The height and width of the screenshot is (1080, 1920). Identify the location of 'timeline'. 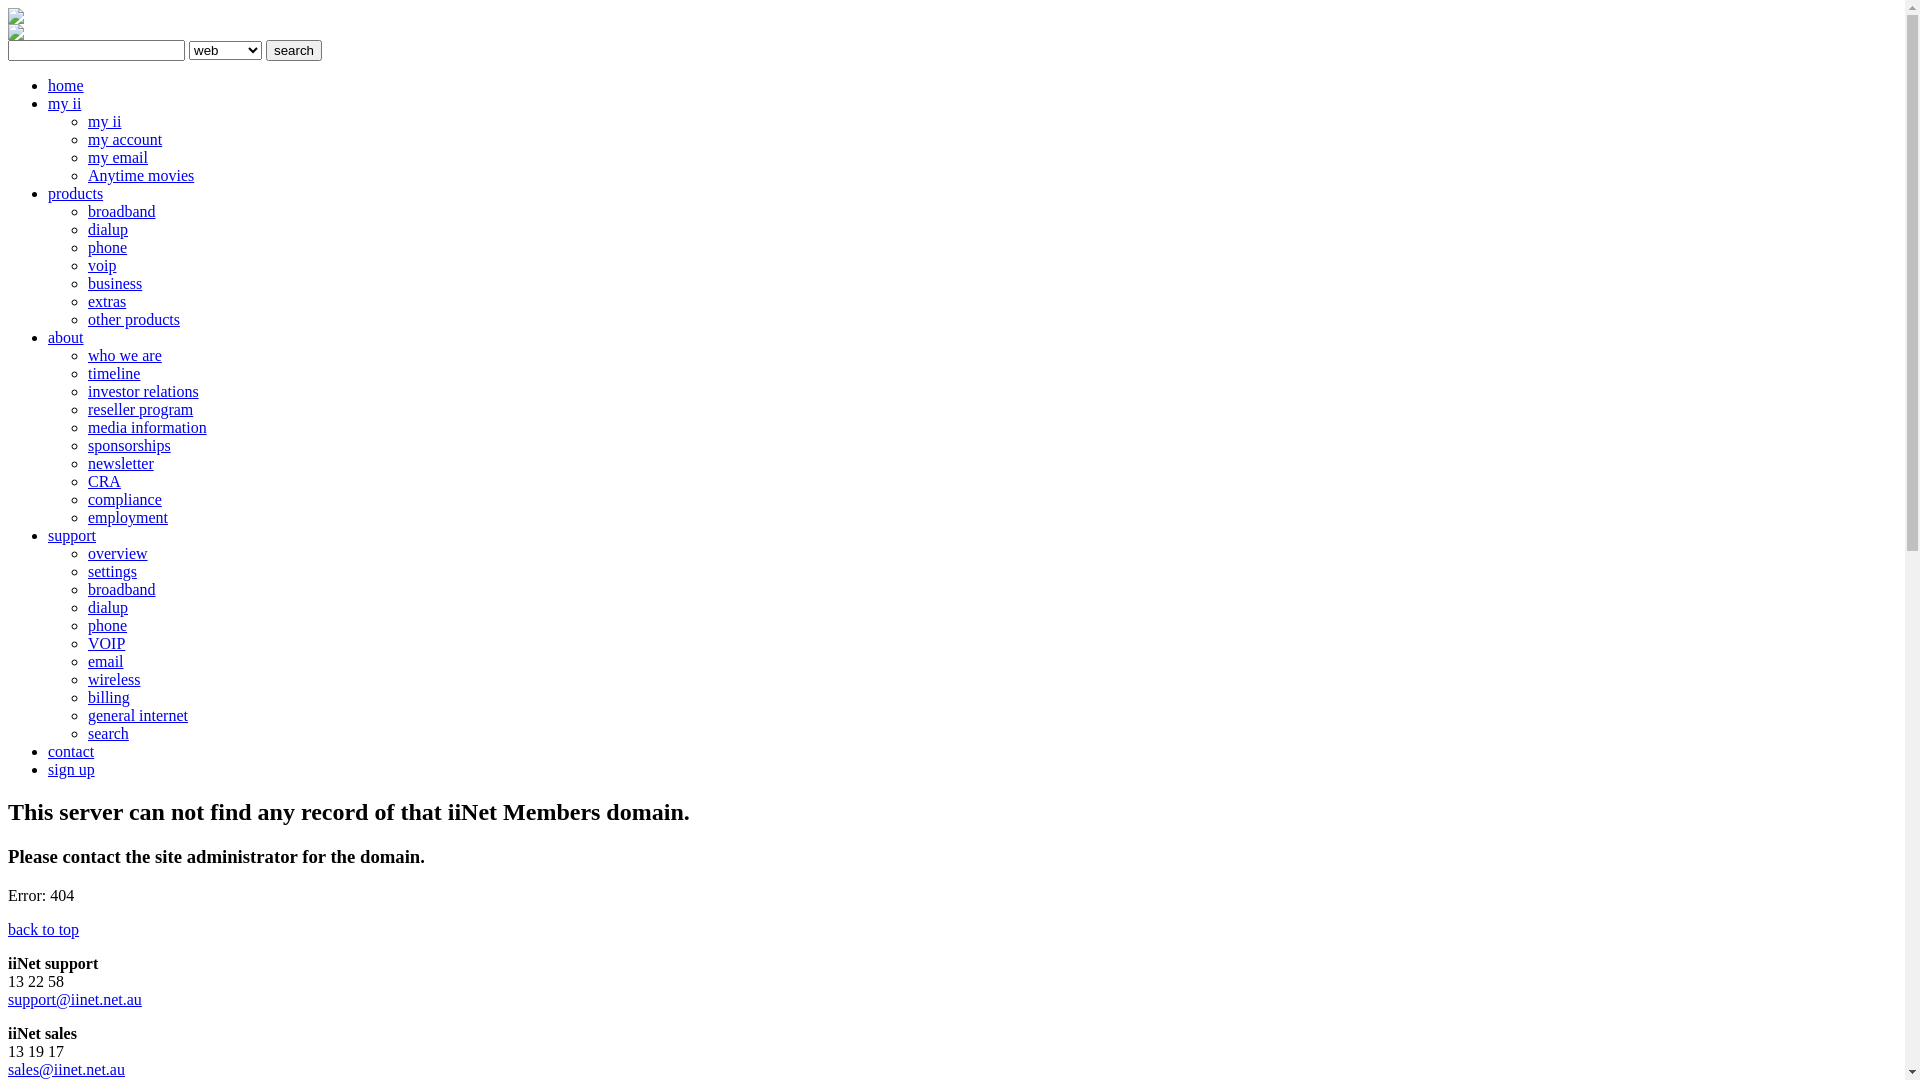
(113, 373).